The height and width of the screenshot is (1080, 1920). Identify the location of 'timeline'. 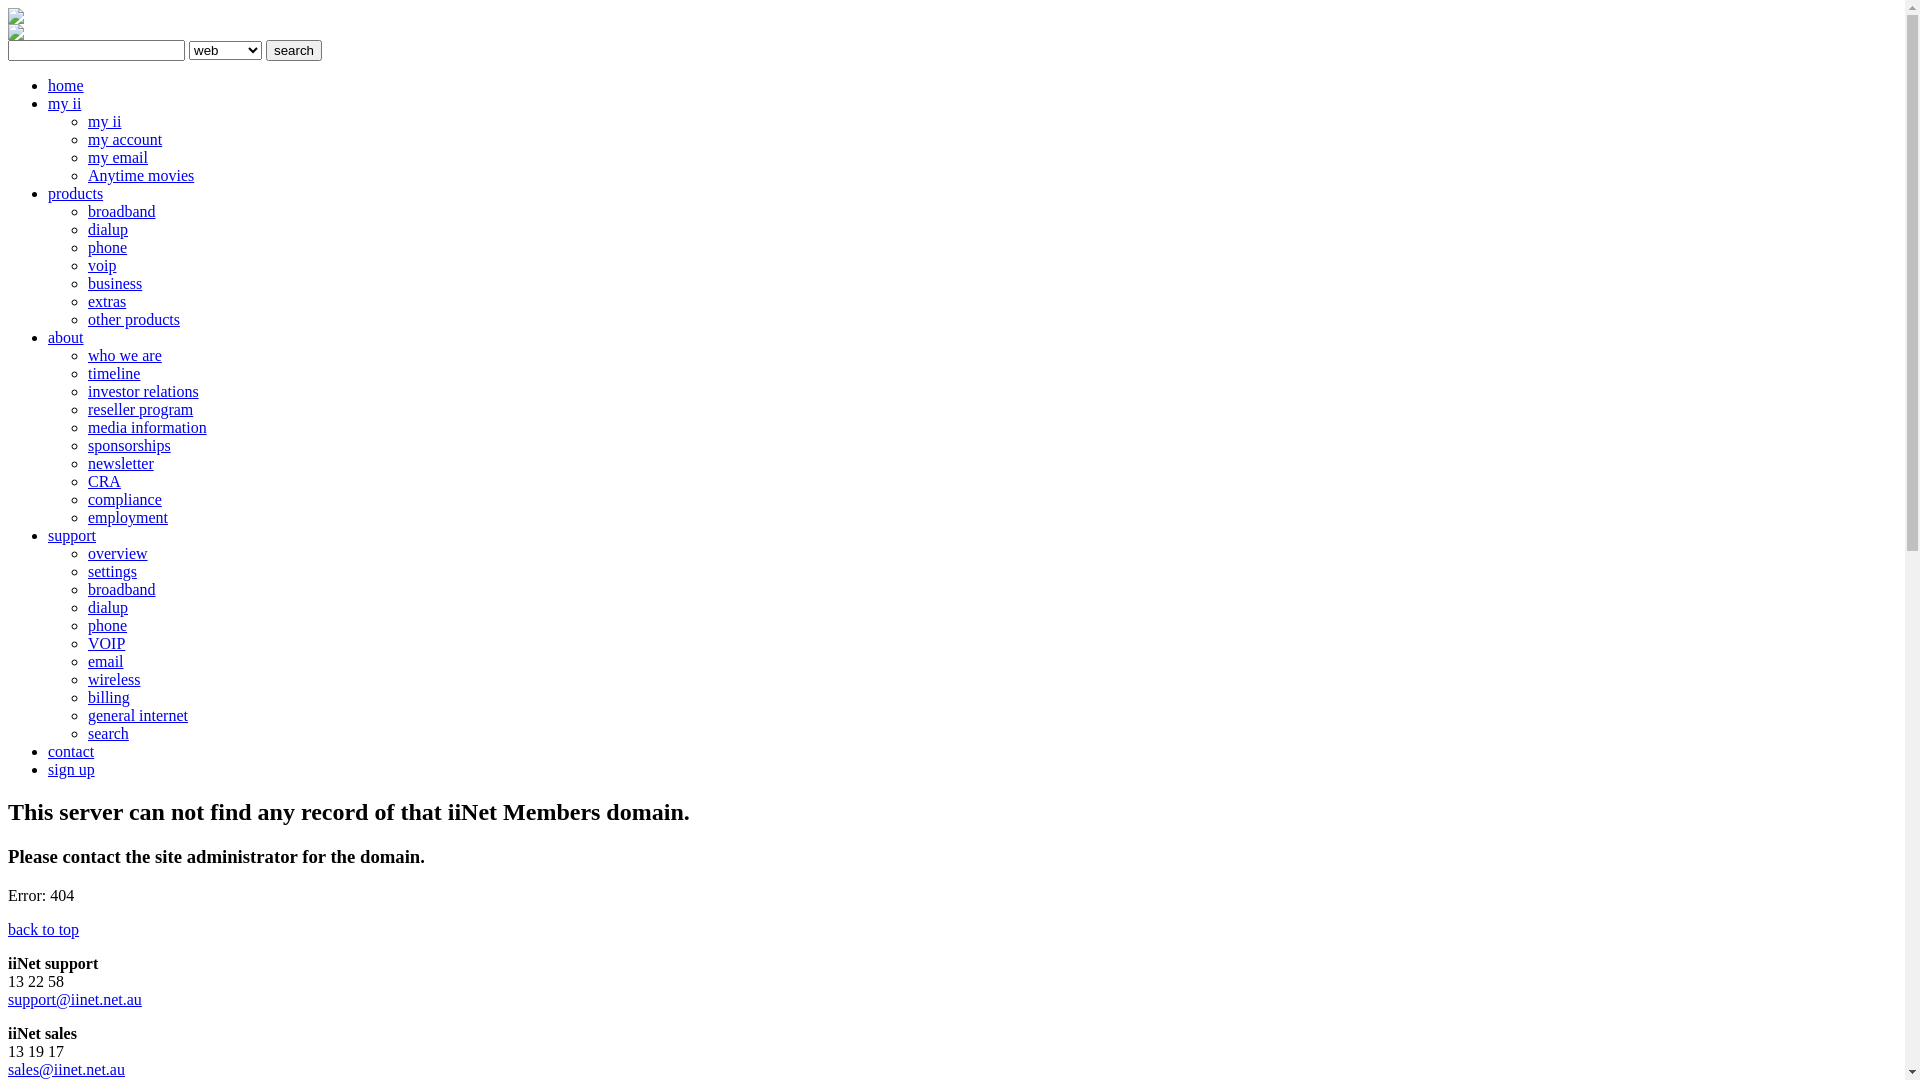
(113, 373).